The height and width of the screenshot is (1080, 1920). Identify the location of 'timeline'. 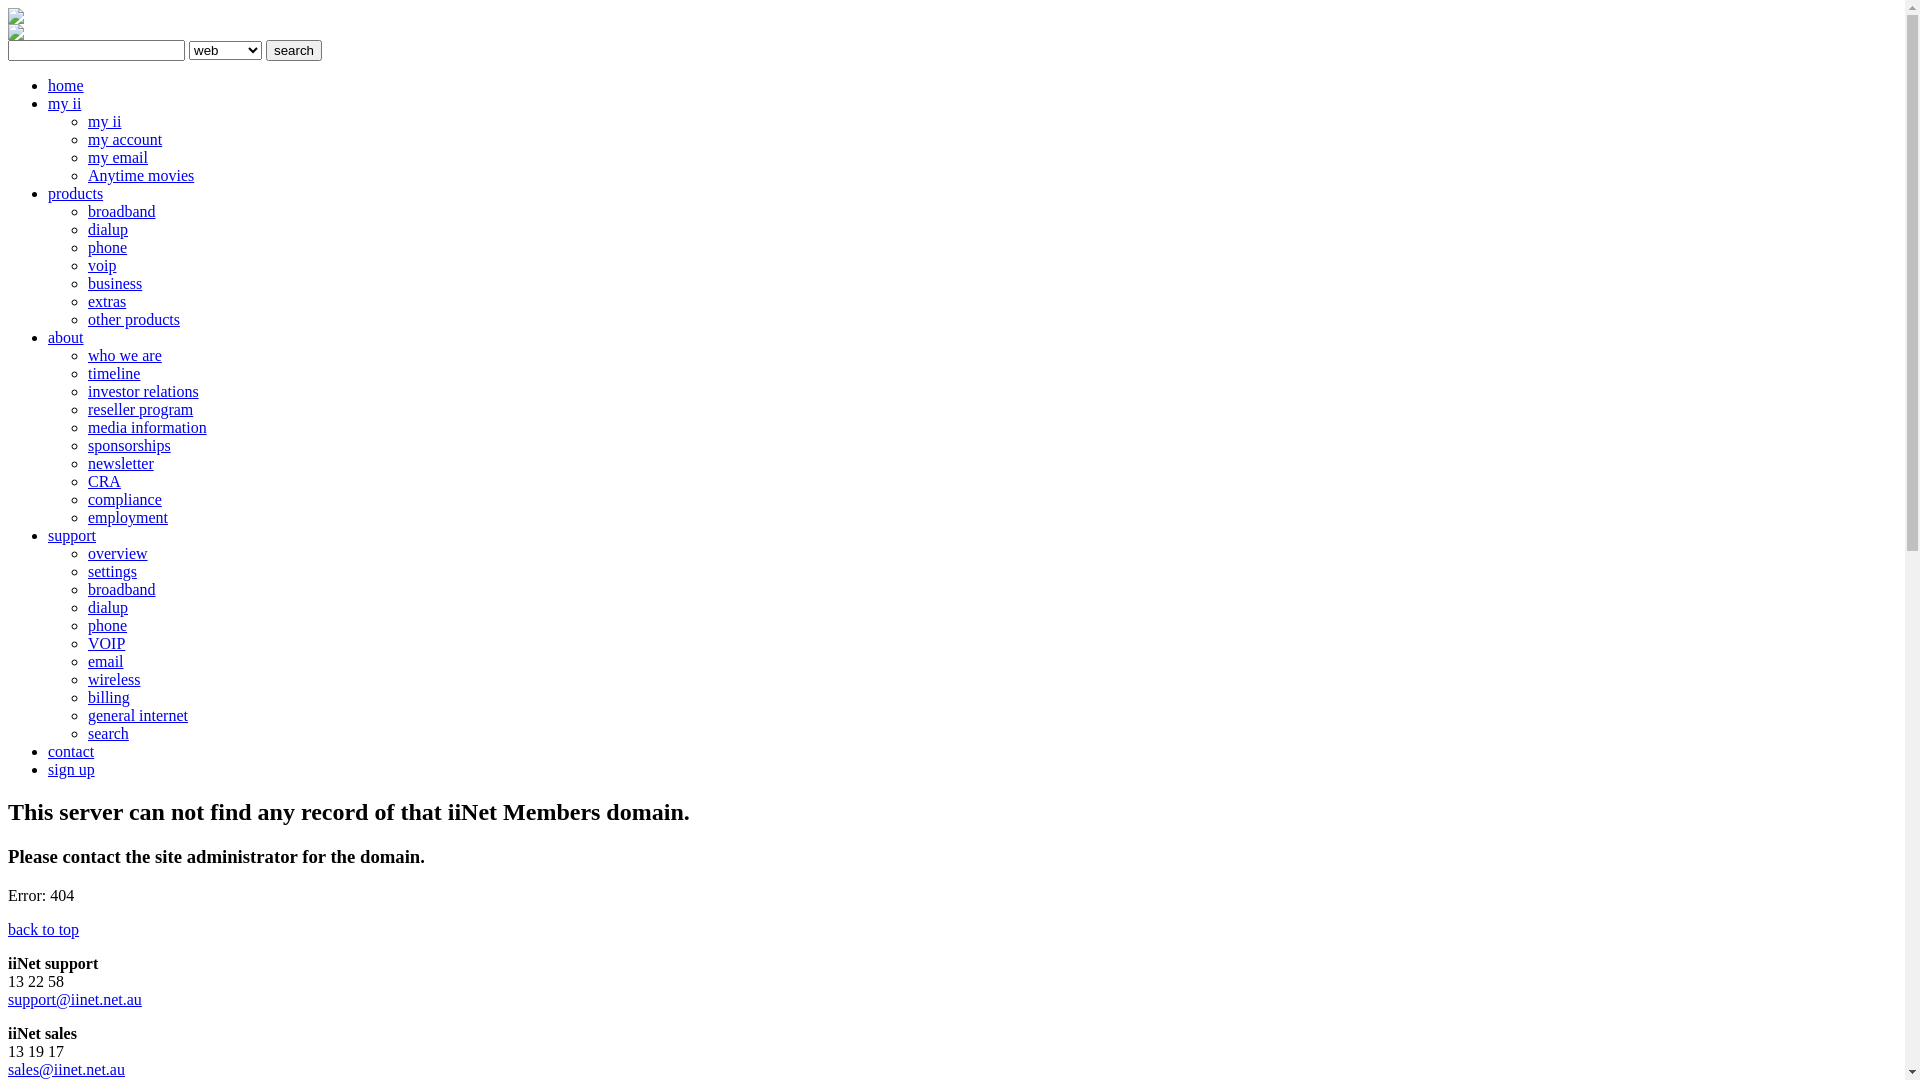
(113, 373).